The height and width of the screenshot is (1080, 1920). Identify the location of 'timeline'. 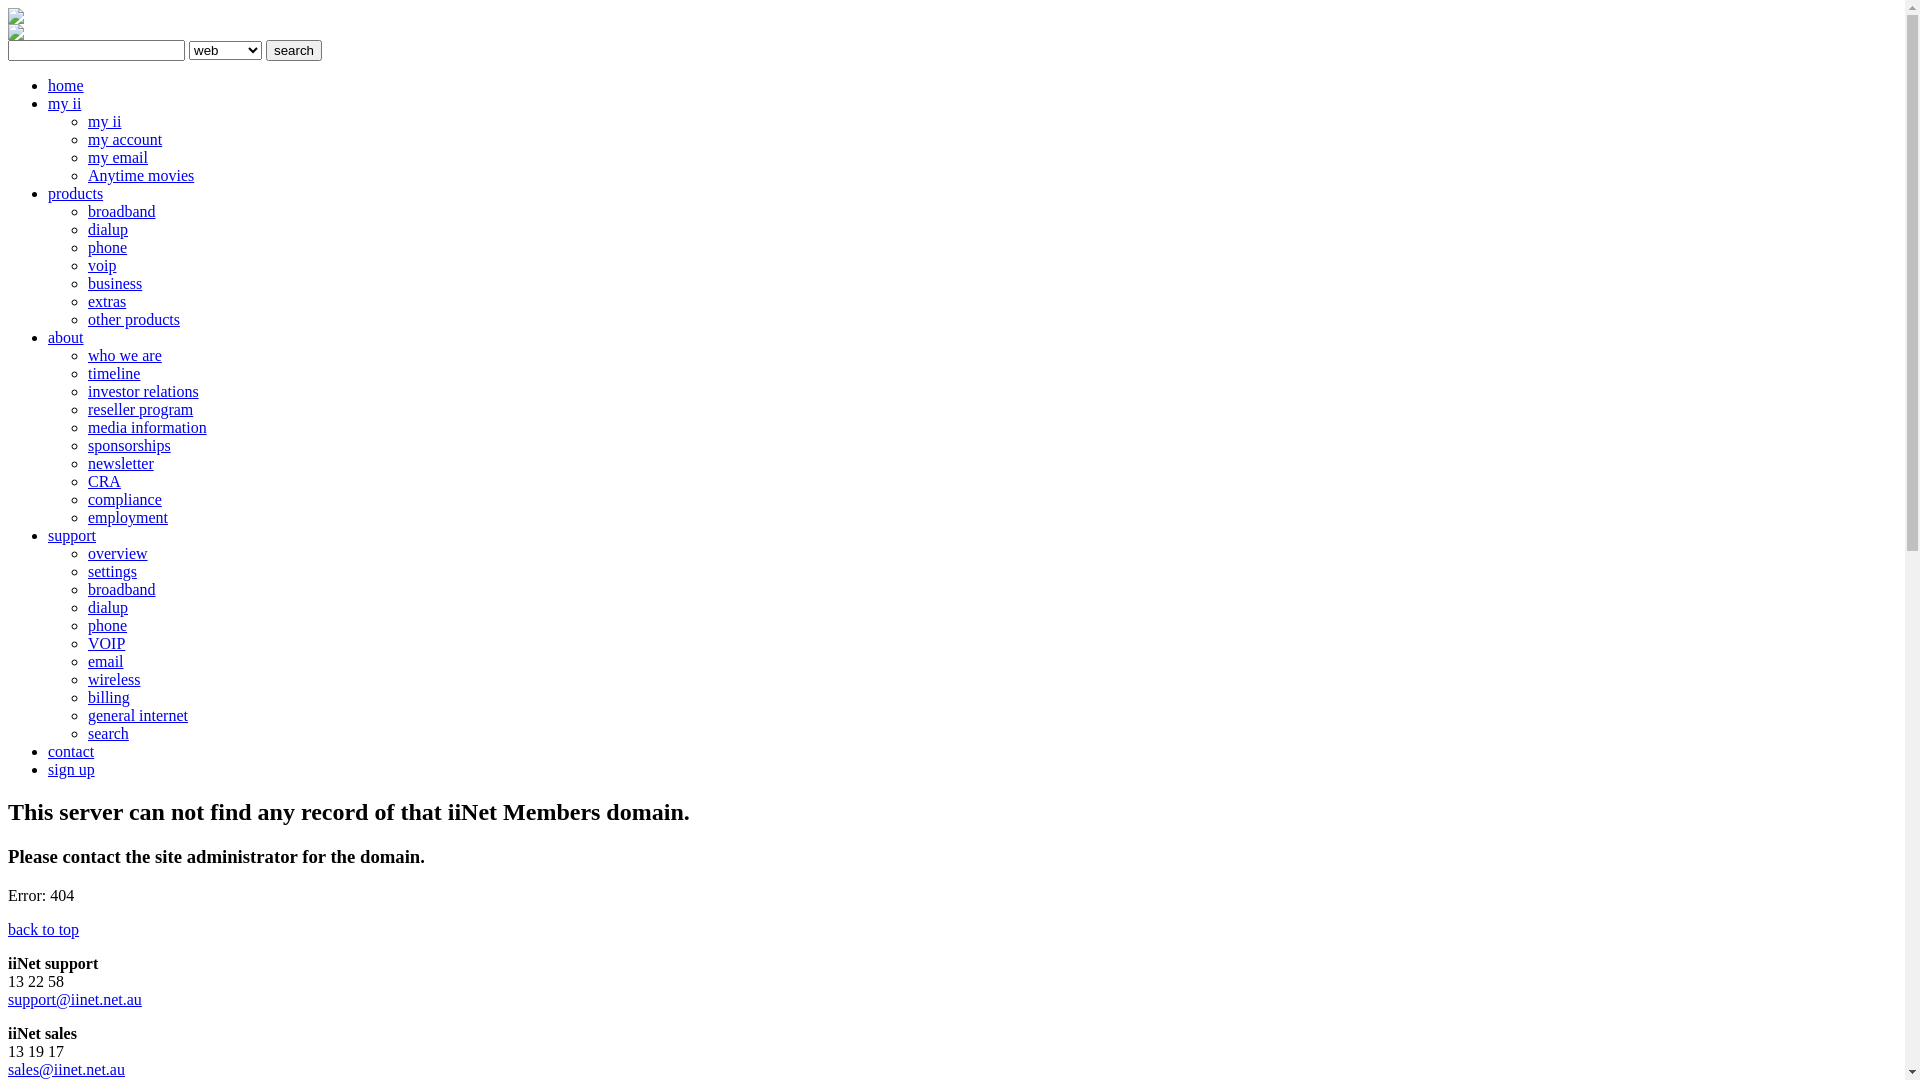
(113, 373).